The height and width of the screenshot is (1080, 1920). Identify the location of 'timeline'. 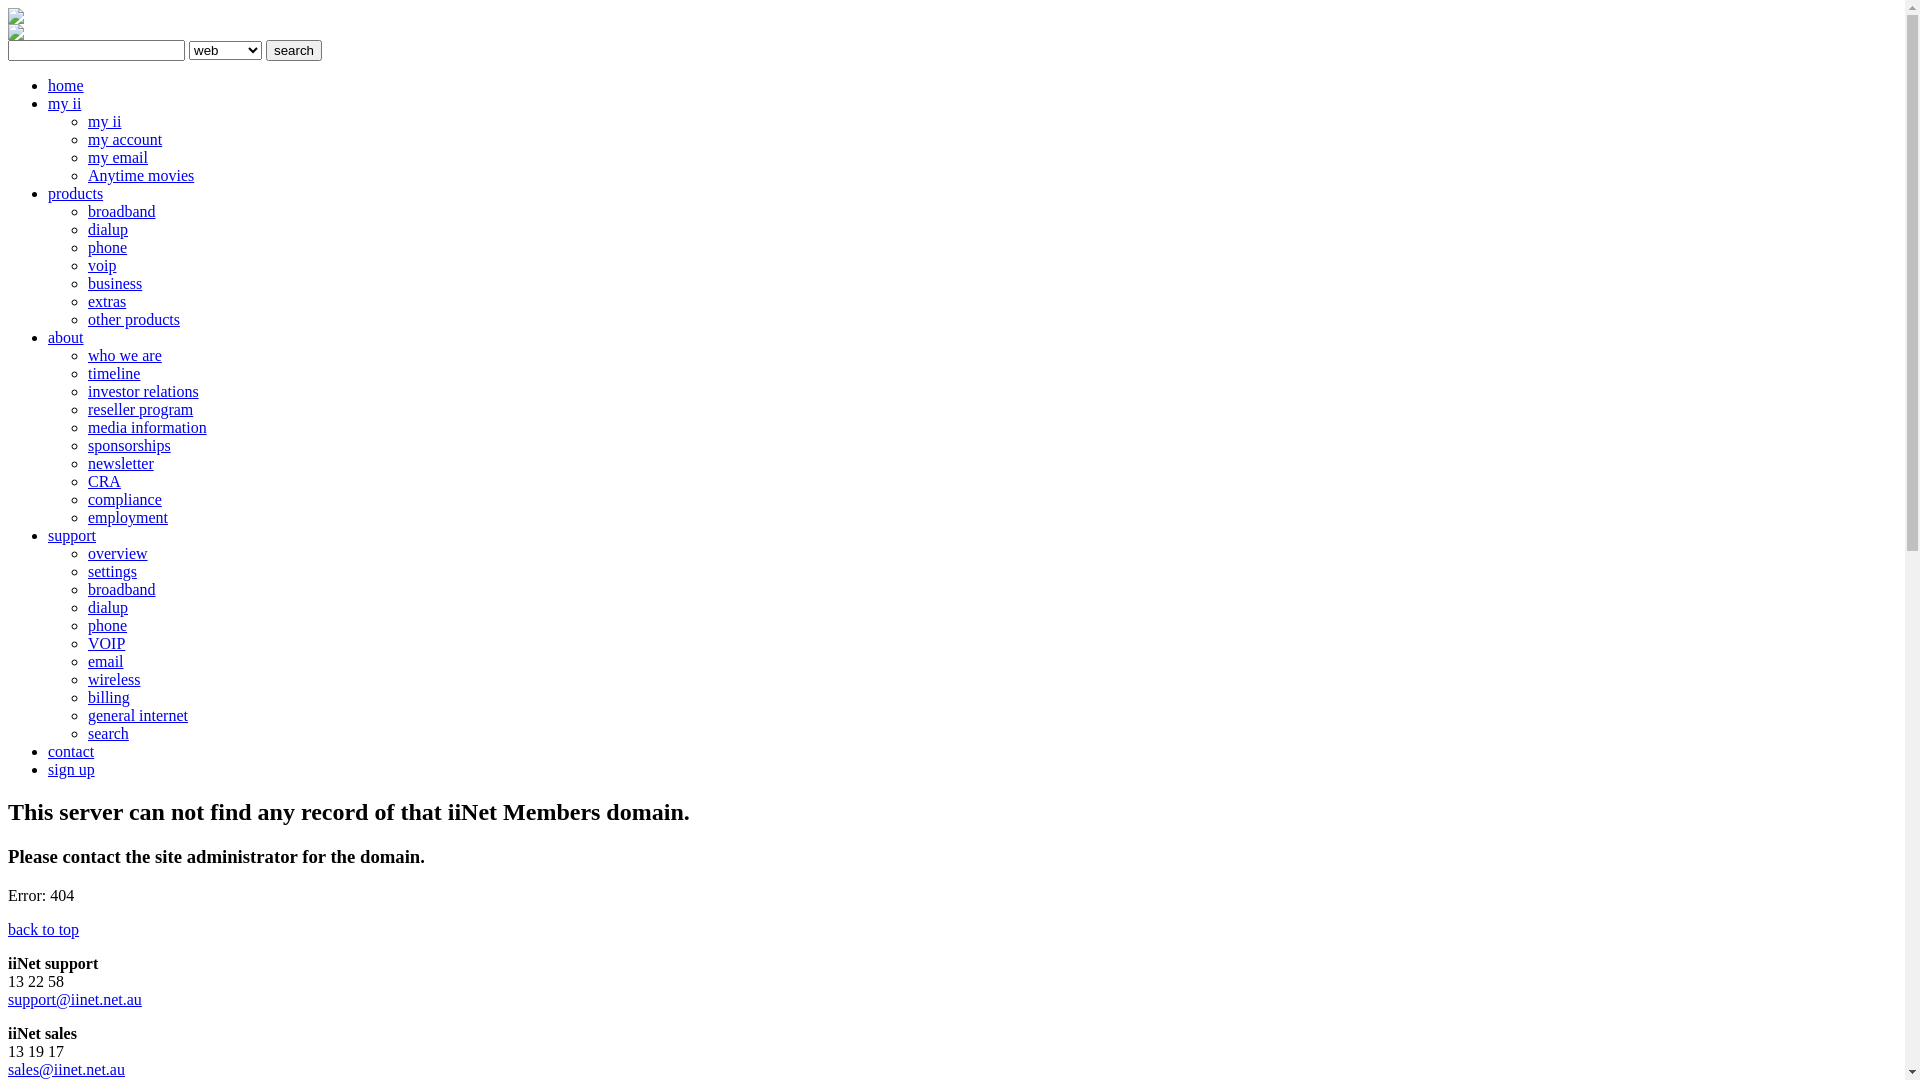
(113, 373).